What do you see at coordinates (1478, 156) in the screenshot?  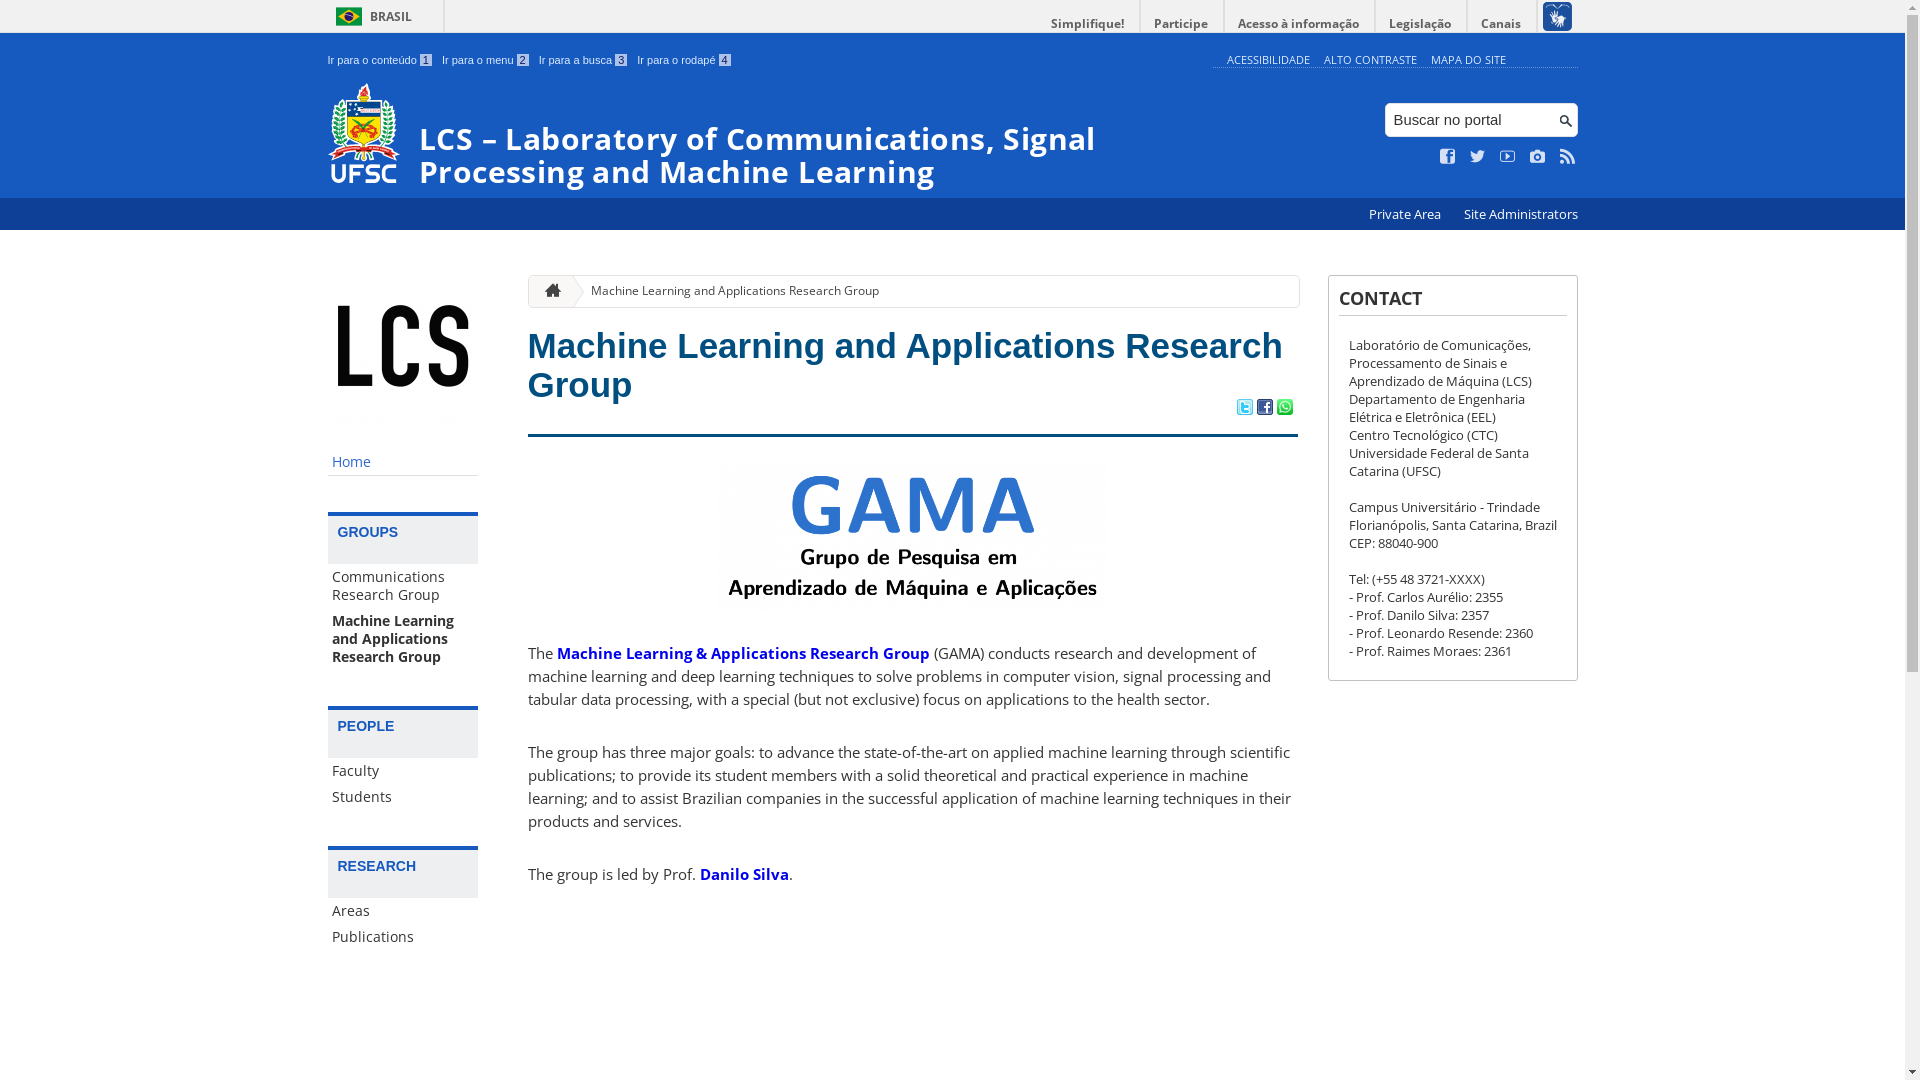 I see `'Siga no Twitter'` at bounding box center [1478, 156].